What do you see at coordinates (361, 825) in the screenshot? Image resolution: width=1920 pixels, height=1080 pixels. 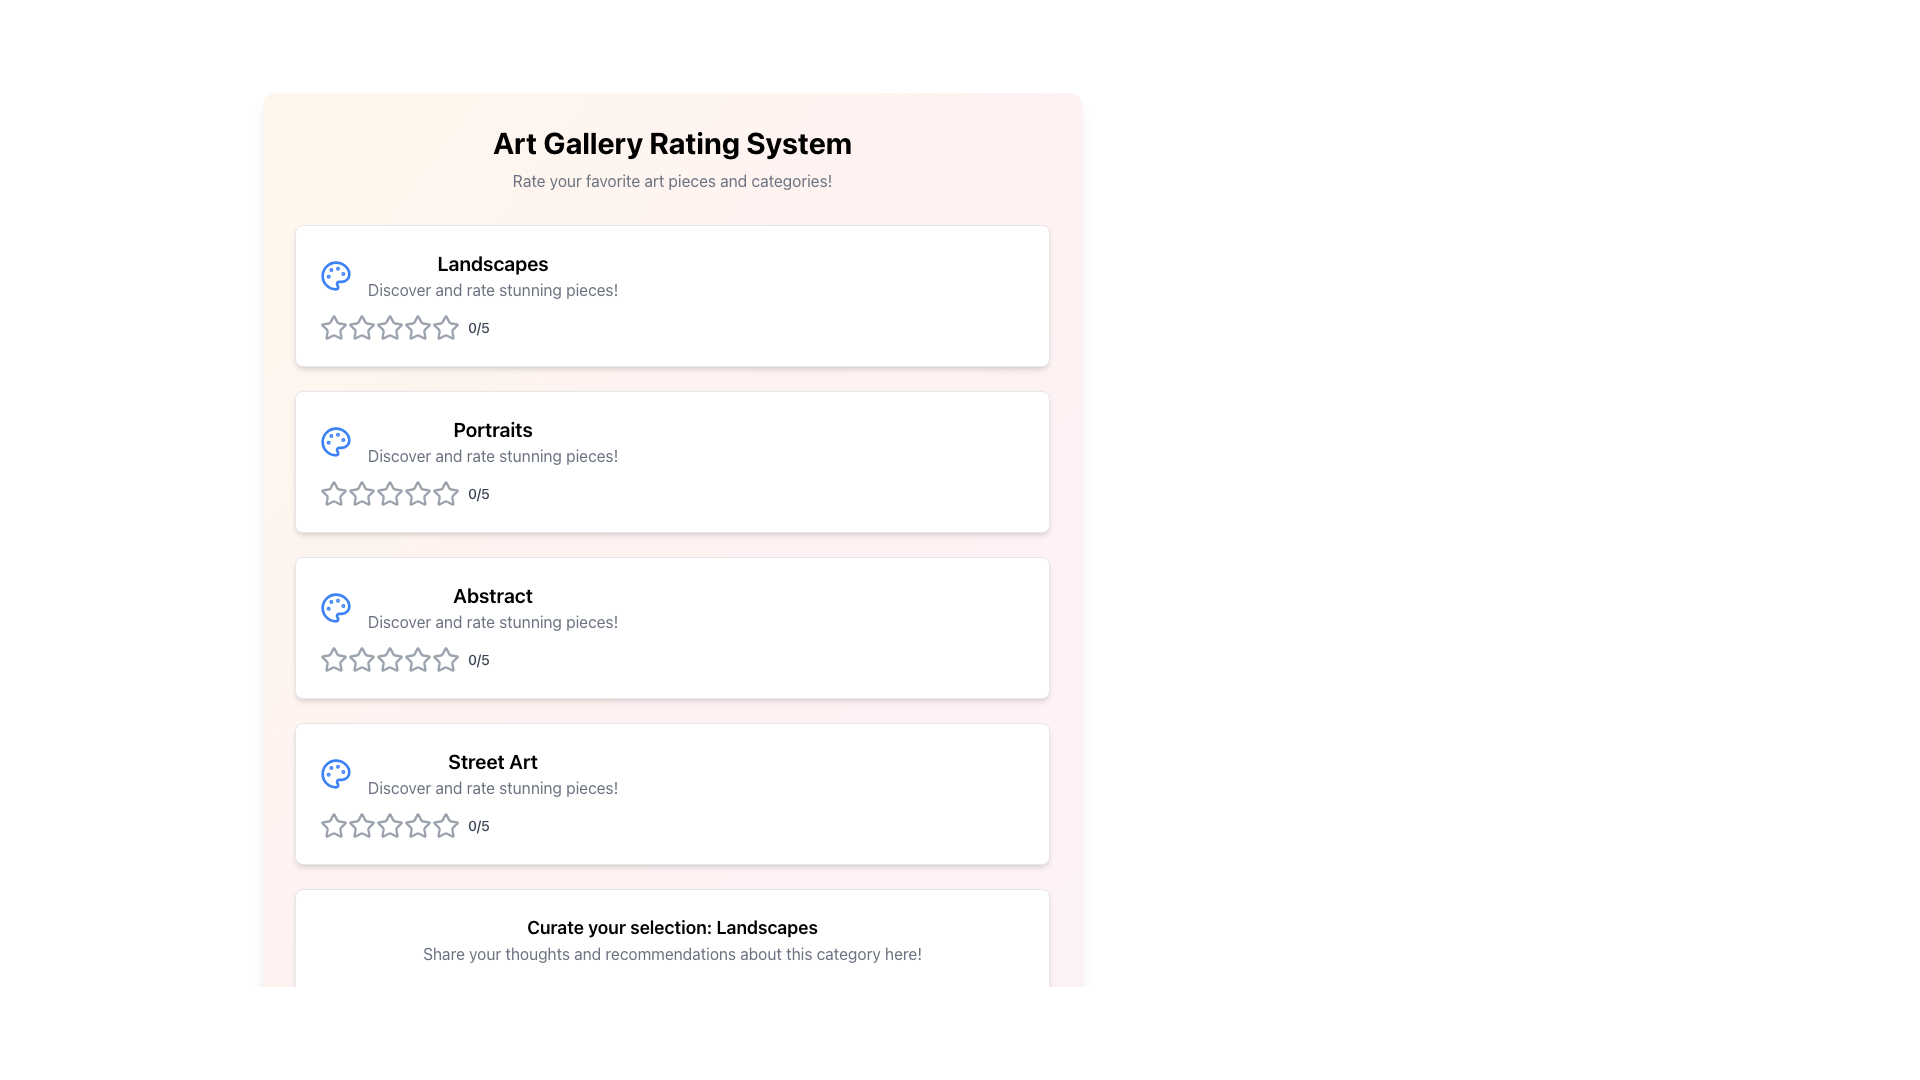 I see `the third star in the rating system labeled 'Street Art'` at bounding box center [361, 825].